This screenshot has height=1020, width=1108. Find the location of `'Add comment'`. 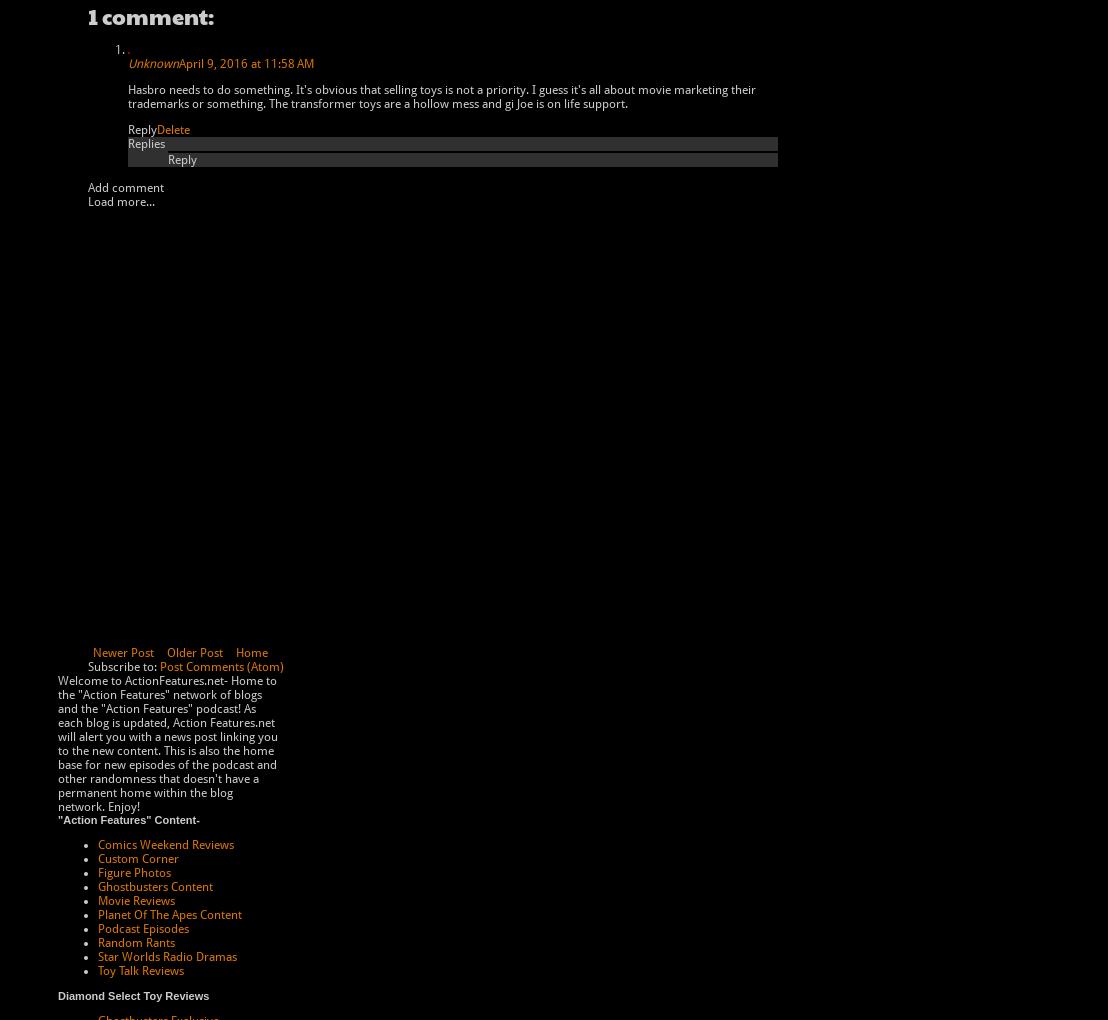

'Add comment' is located at coordinates (125, 186).